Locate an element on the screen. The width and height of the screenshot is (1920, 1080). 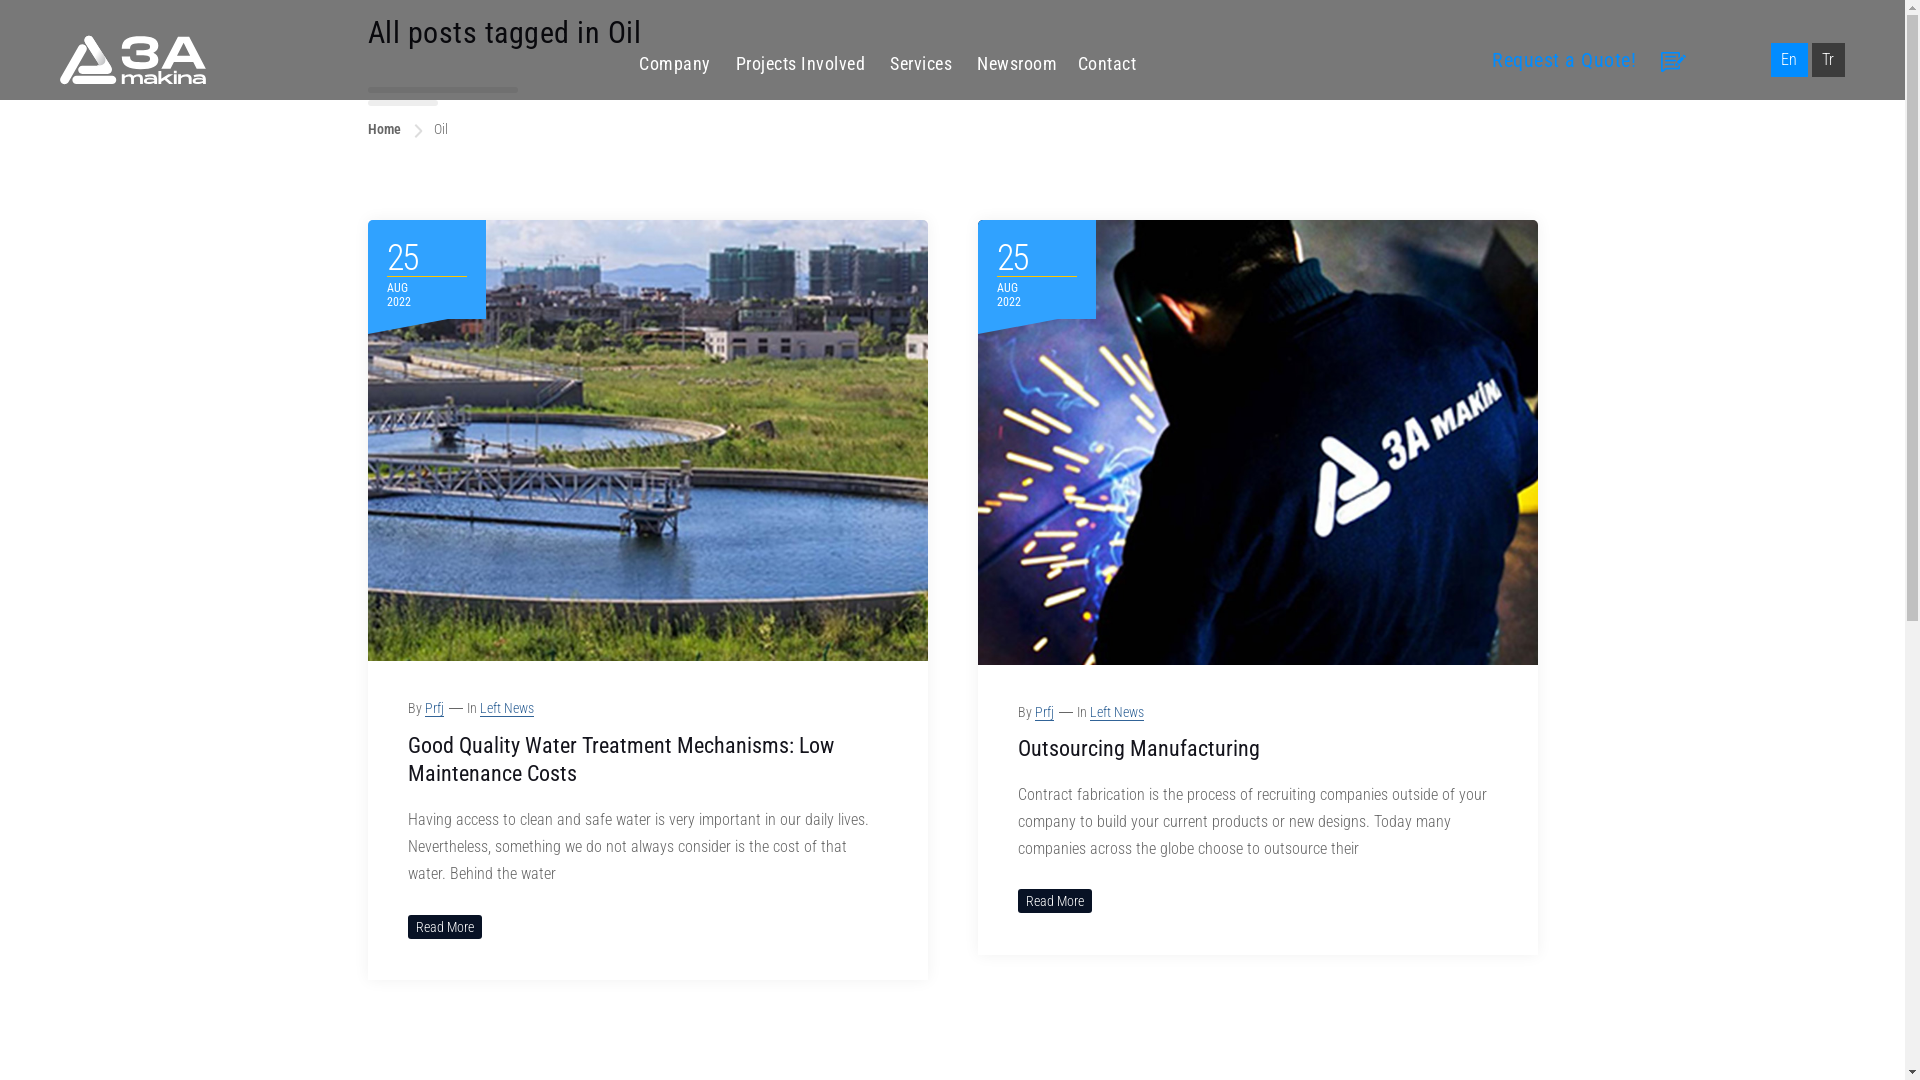
'Newsroom' is located at coordinates (1017, 63).